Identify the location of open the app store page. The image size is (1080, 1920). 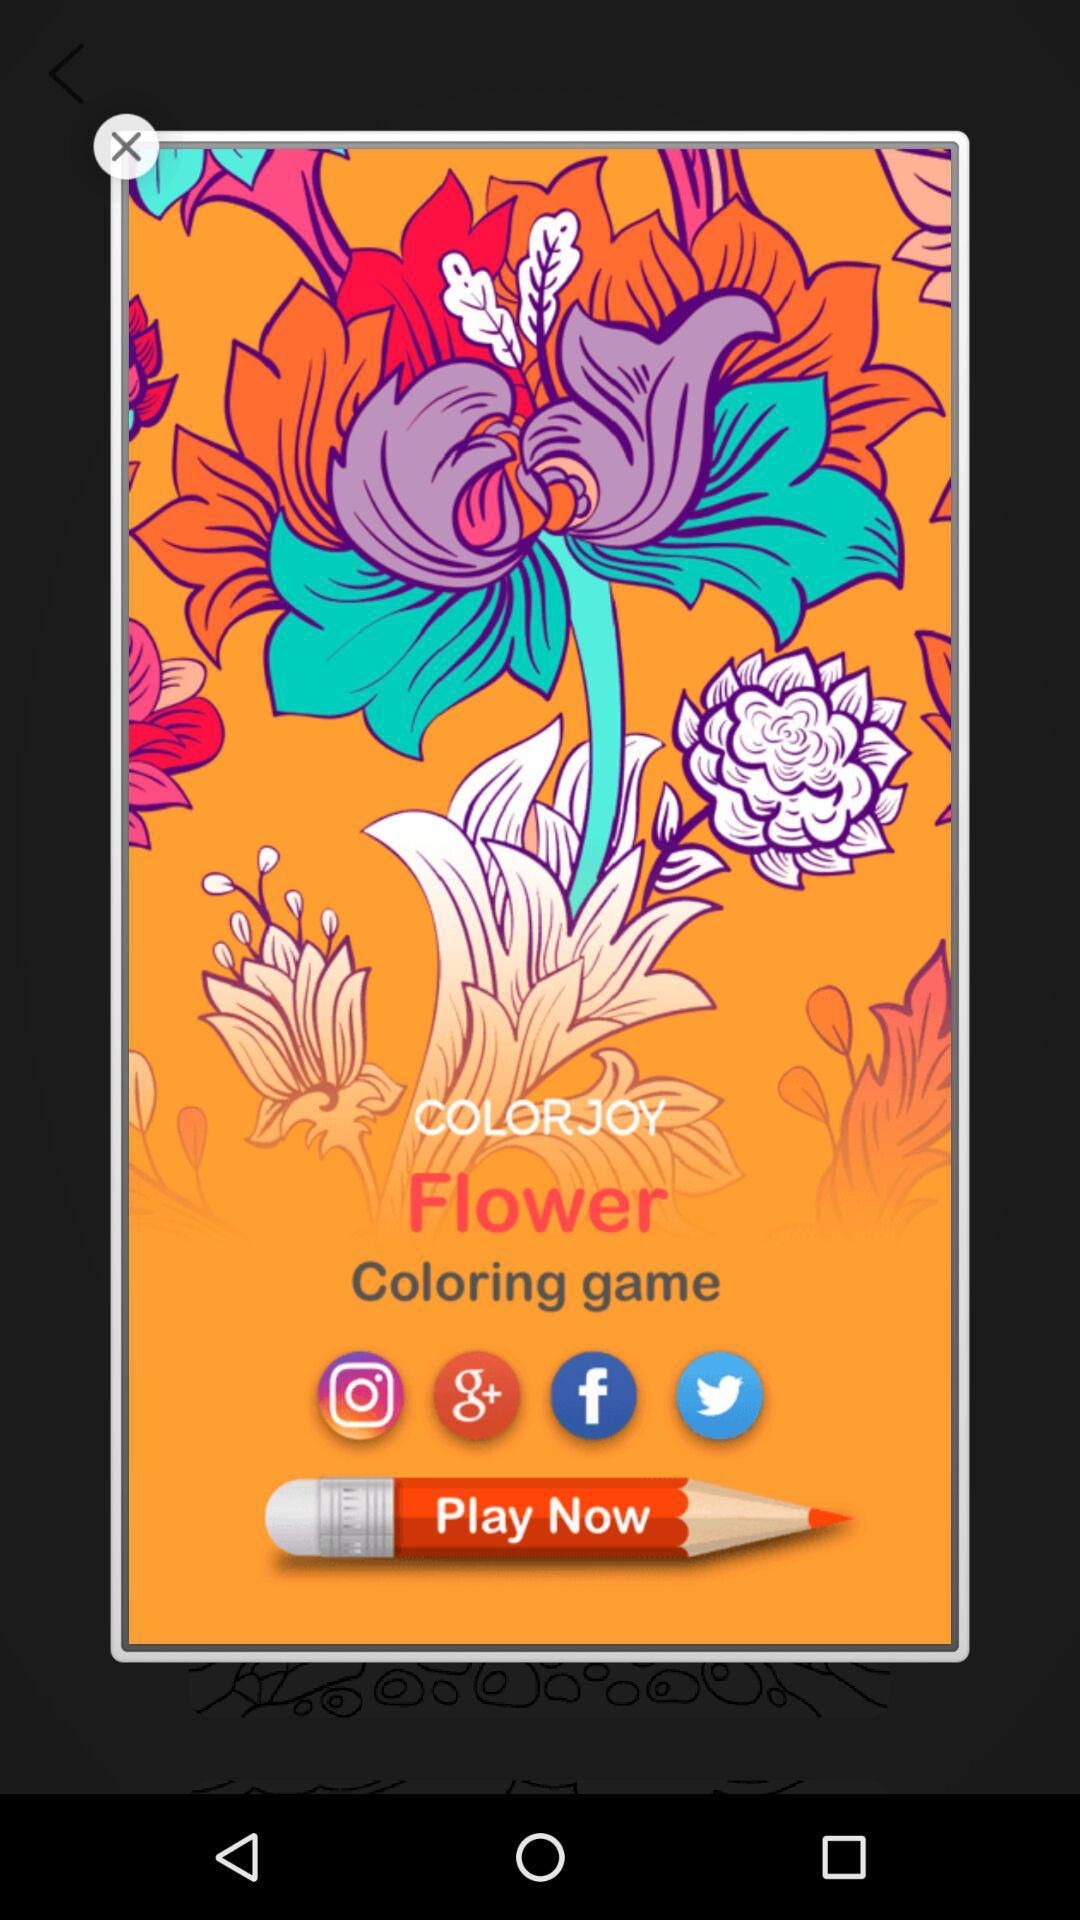
(540, 895).